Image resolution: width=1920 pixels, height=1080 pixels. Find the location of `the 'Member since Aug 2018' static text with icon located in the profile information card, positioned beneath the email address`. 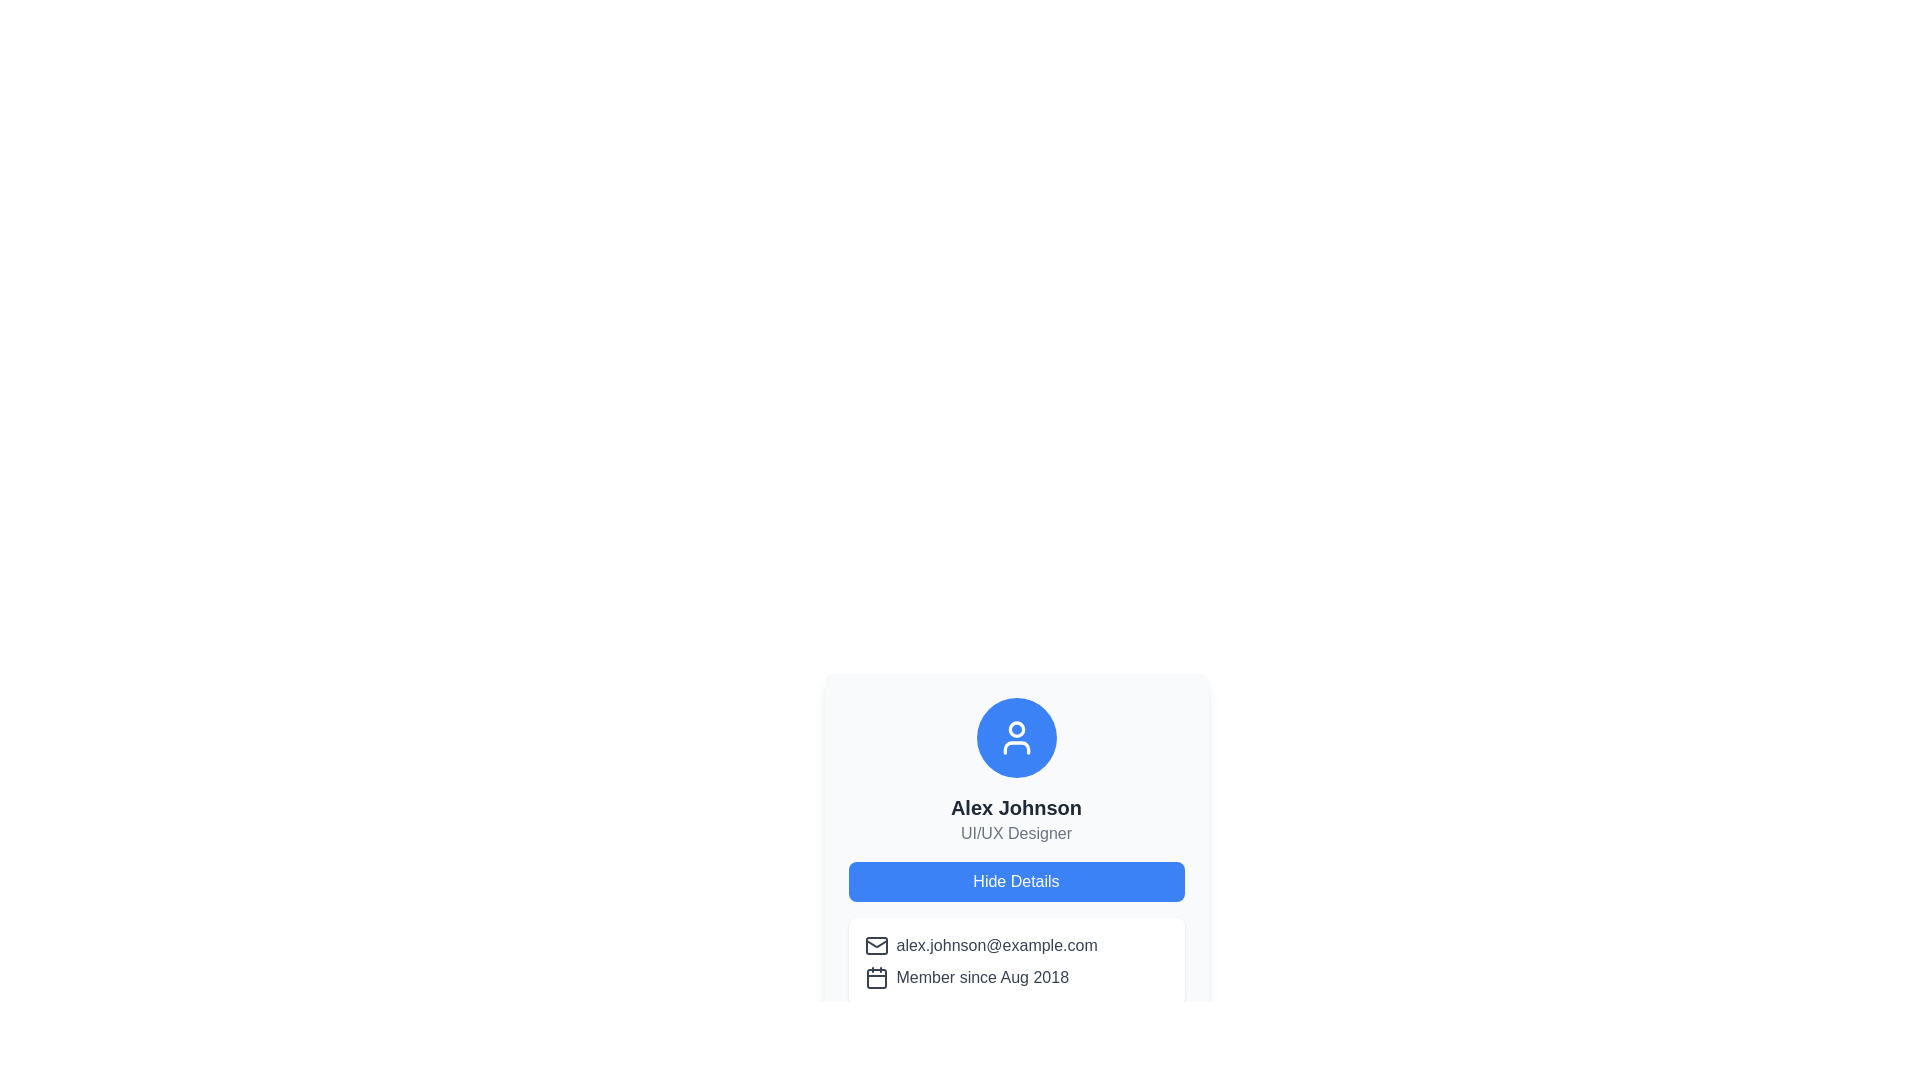

the 'Member since Aug 2018' static text with icon located in the profile information card, positioned beneath the email address is located at coordinates (1016, 977).